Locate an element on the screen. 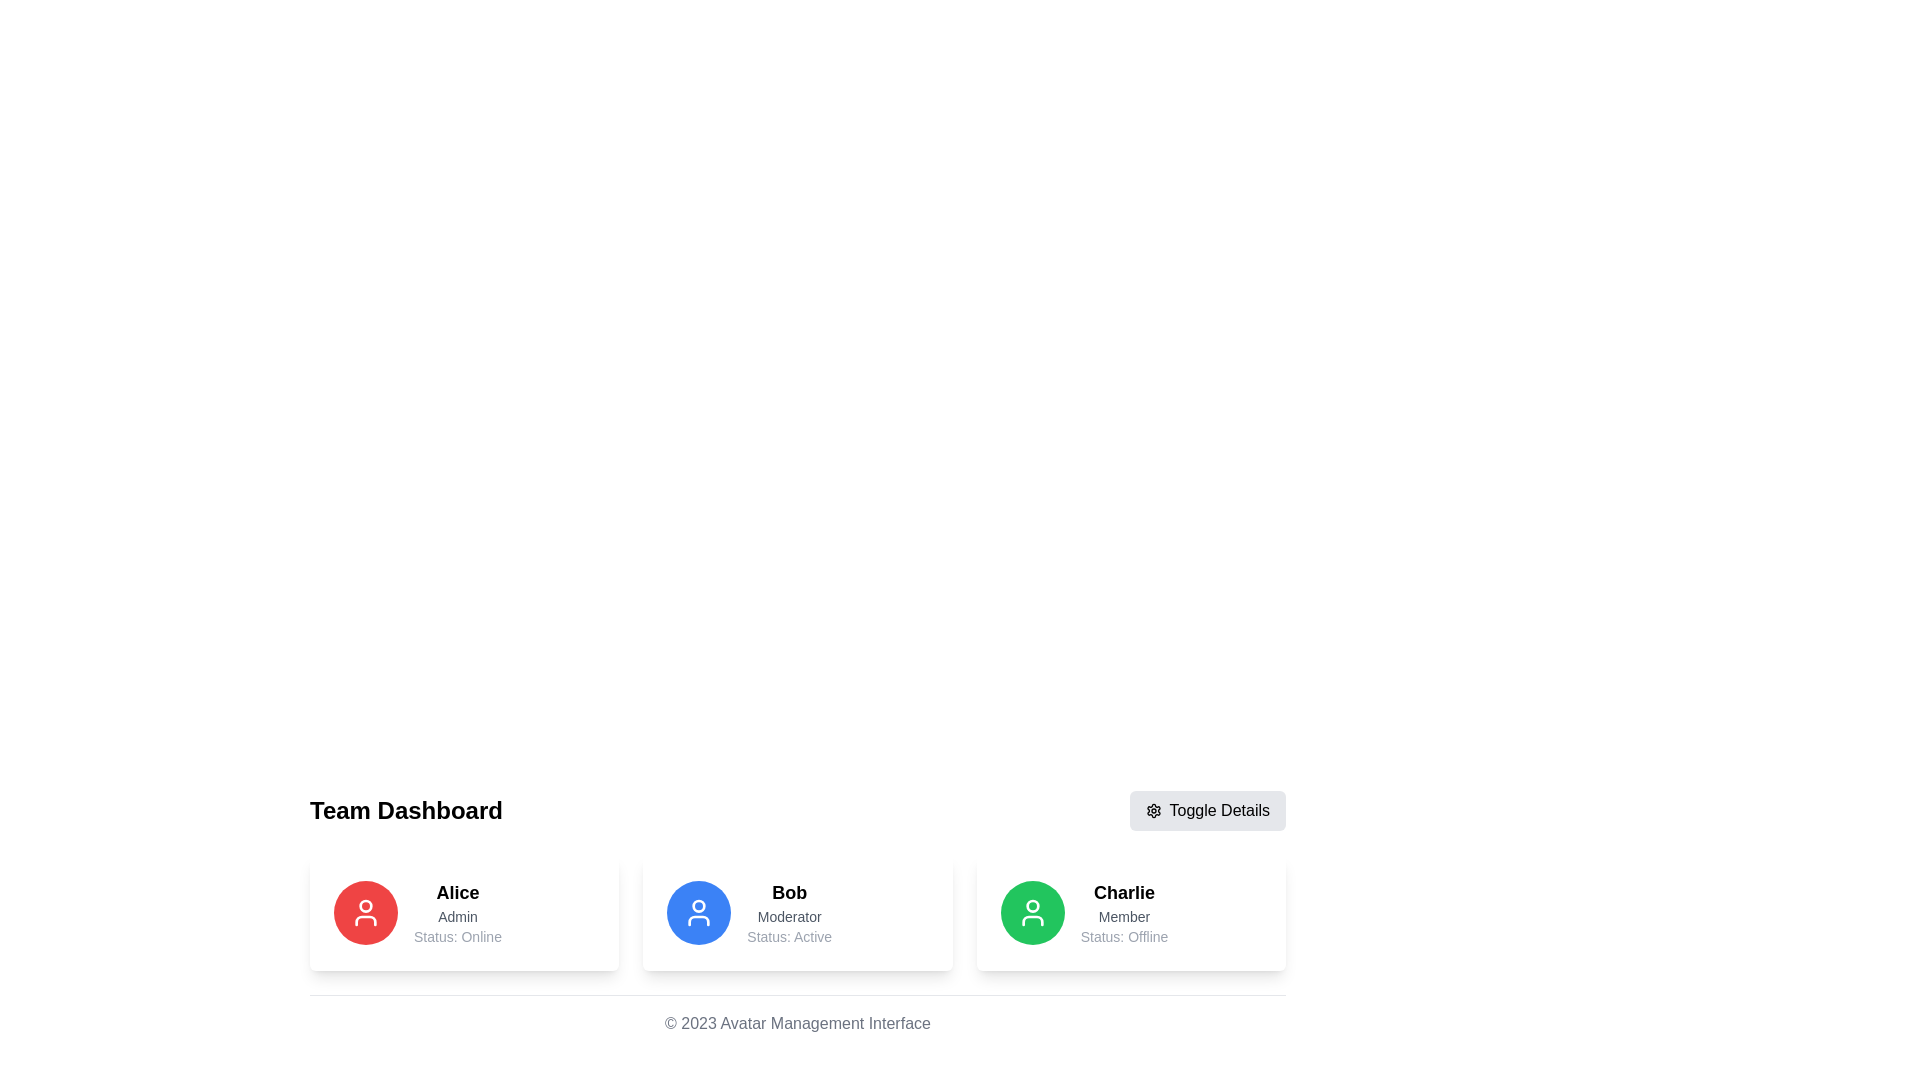 This screenshot has height=1080, width=1920. the text label that indicates the role or designation of the user 'Charlie' in the Team Dashboard interface, which is centrally aligned below the name 'Charlie' and above the 'Status: Offline' text is located at coordinates (1124, 917).